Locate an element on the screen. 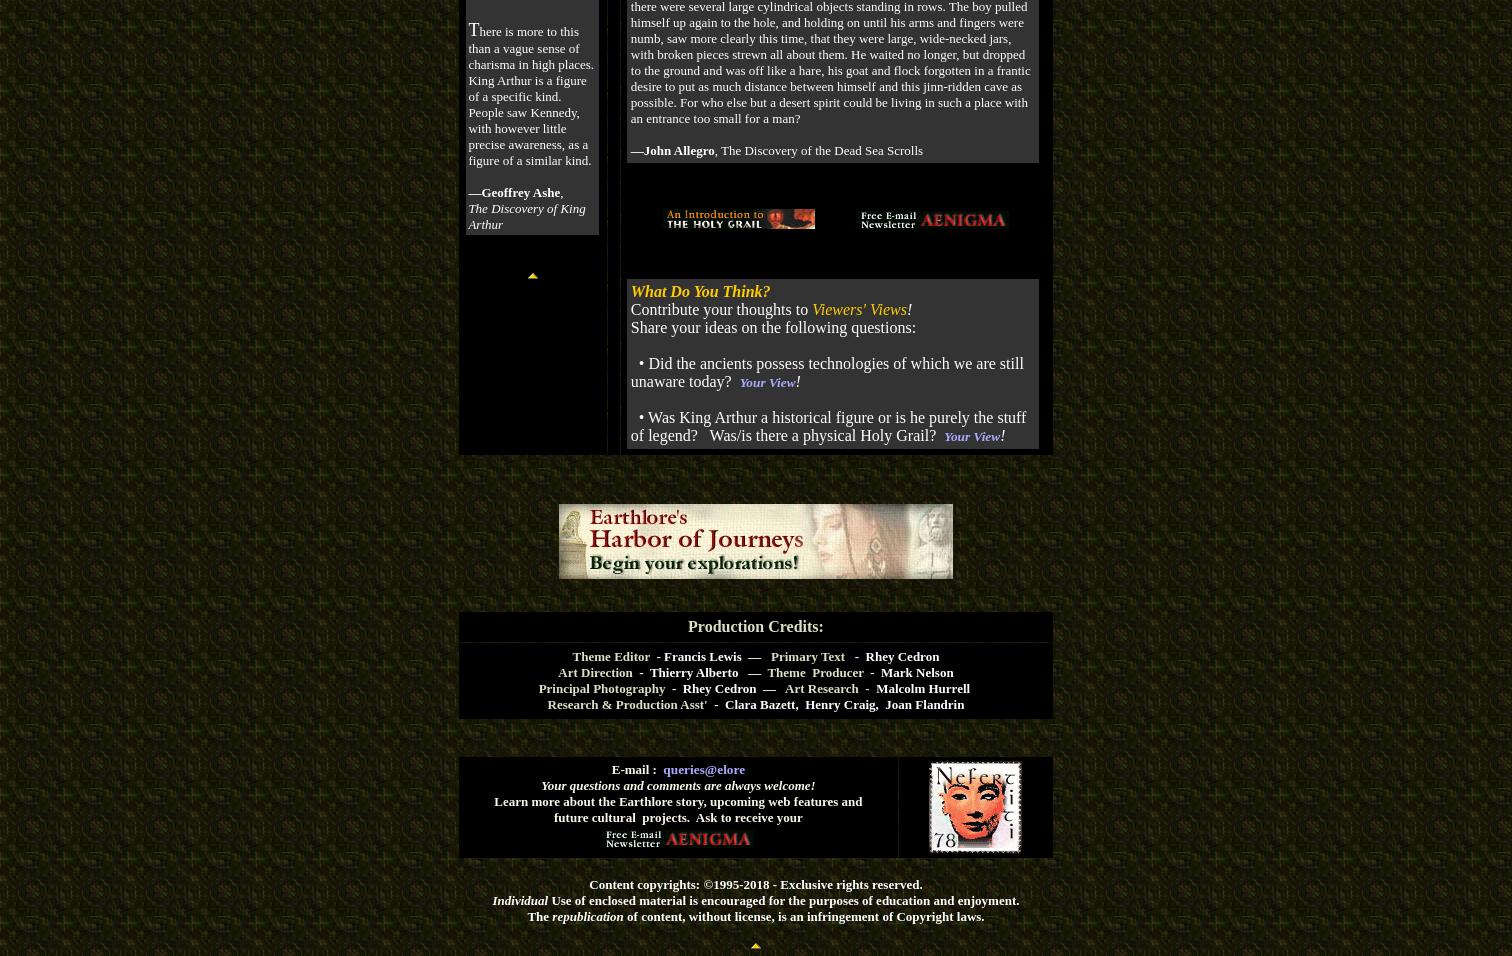 The width and height of the screenshot is (1512, 956). 'The' is located at coordinates (539, 915).